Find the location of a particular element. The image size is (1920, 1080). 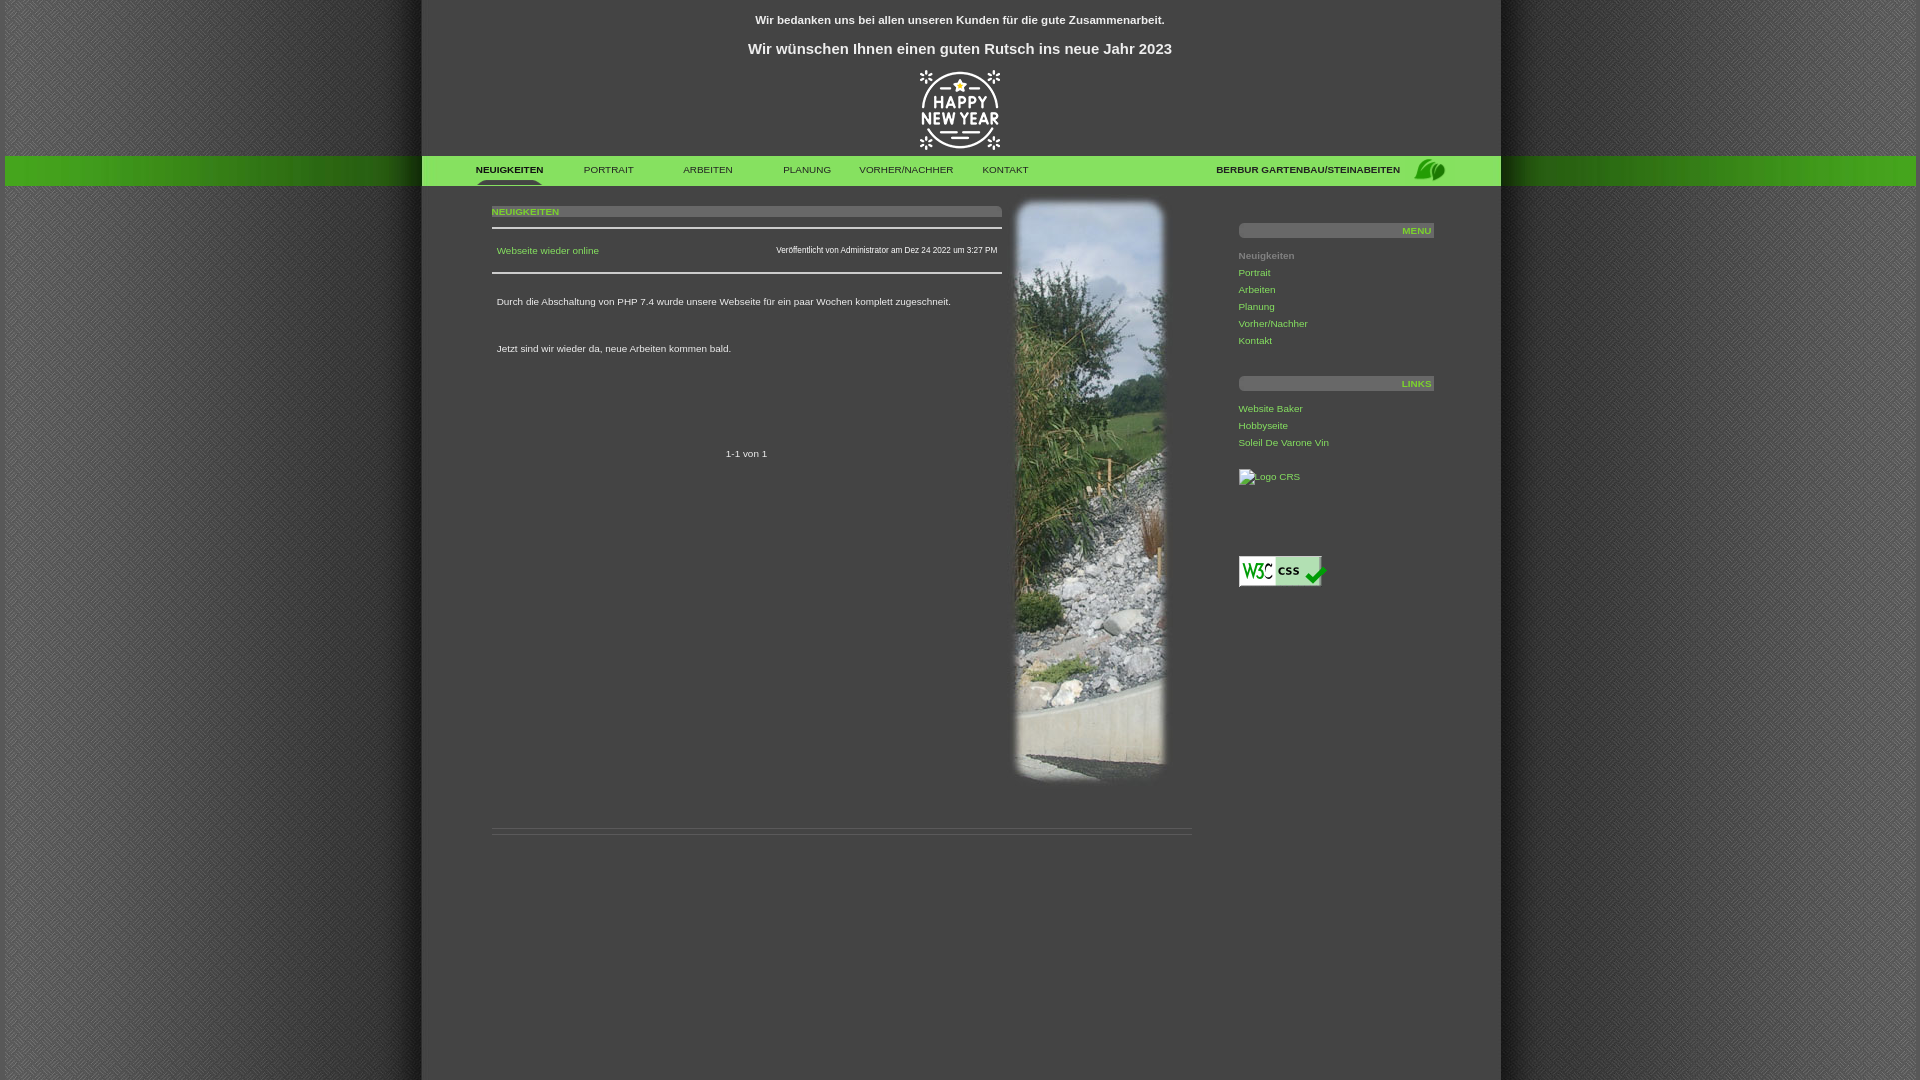

'Countryradio Switzerland' is located at coordinates (1237, 476).